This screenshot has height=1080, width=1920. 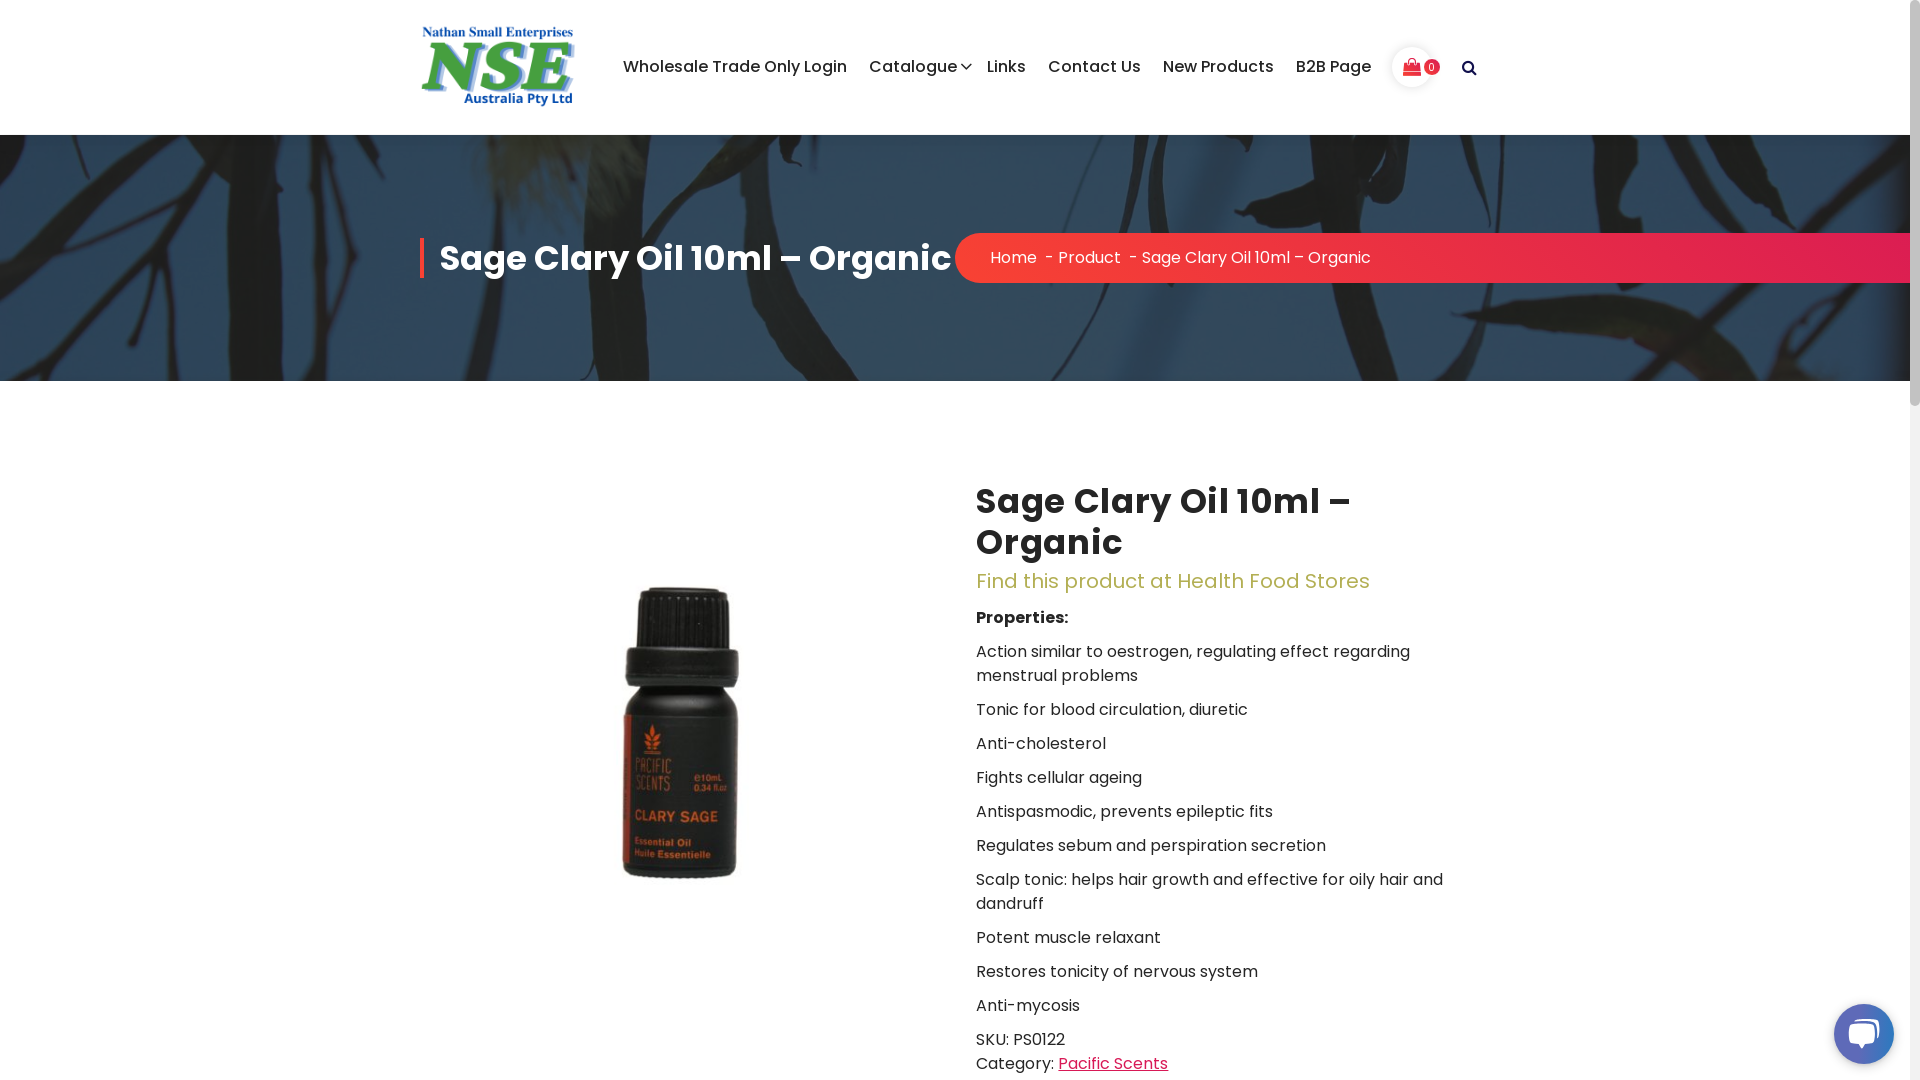 What do you see at coordinates (1088, 256) in the screenshot?
I see `'Product'` at bounding box center [1088, 256].